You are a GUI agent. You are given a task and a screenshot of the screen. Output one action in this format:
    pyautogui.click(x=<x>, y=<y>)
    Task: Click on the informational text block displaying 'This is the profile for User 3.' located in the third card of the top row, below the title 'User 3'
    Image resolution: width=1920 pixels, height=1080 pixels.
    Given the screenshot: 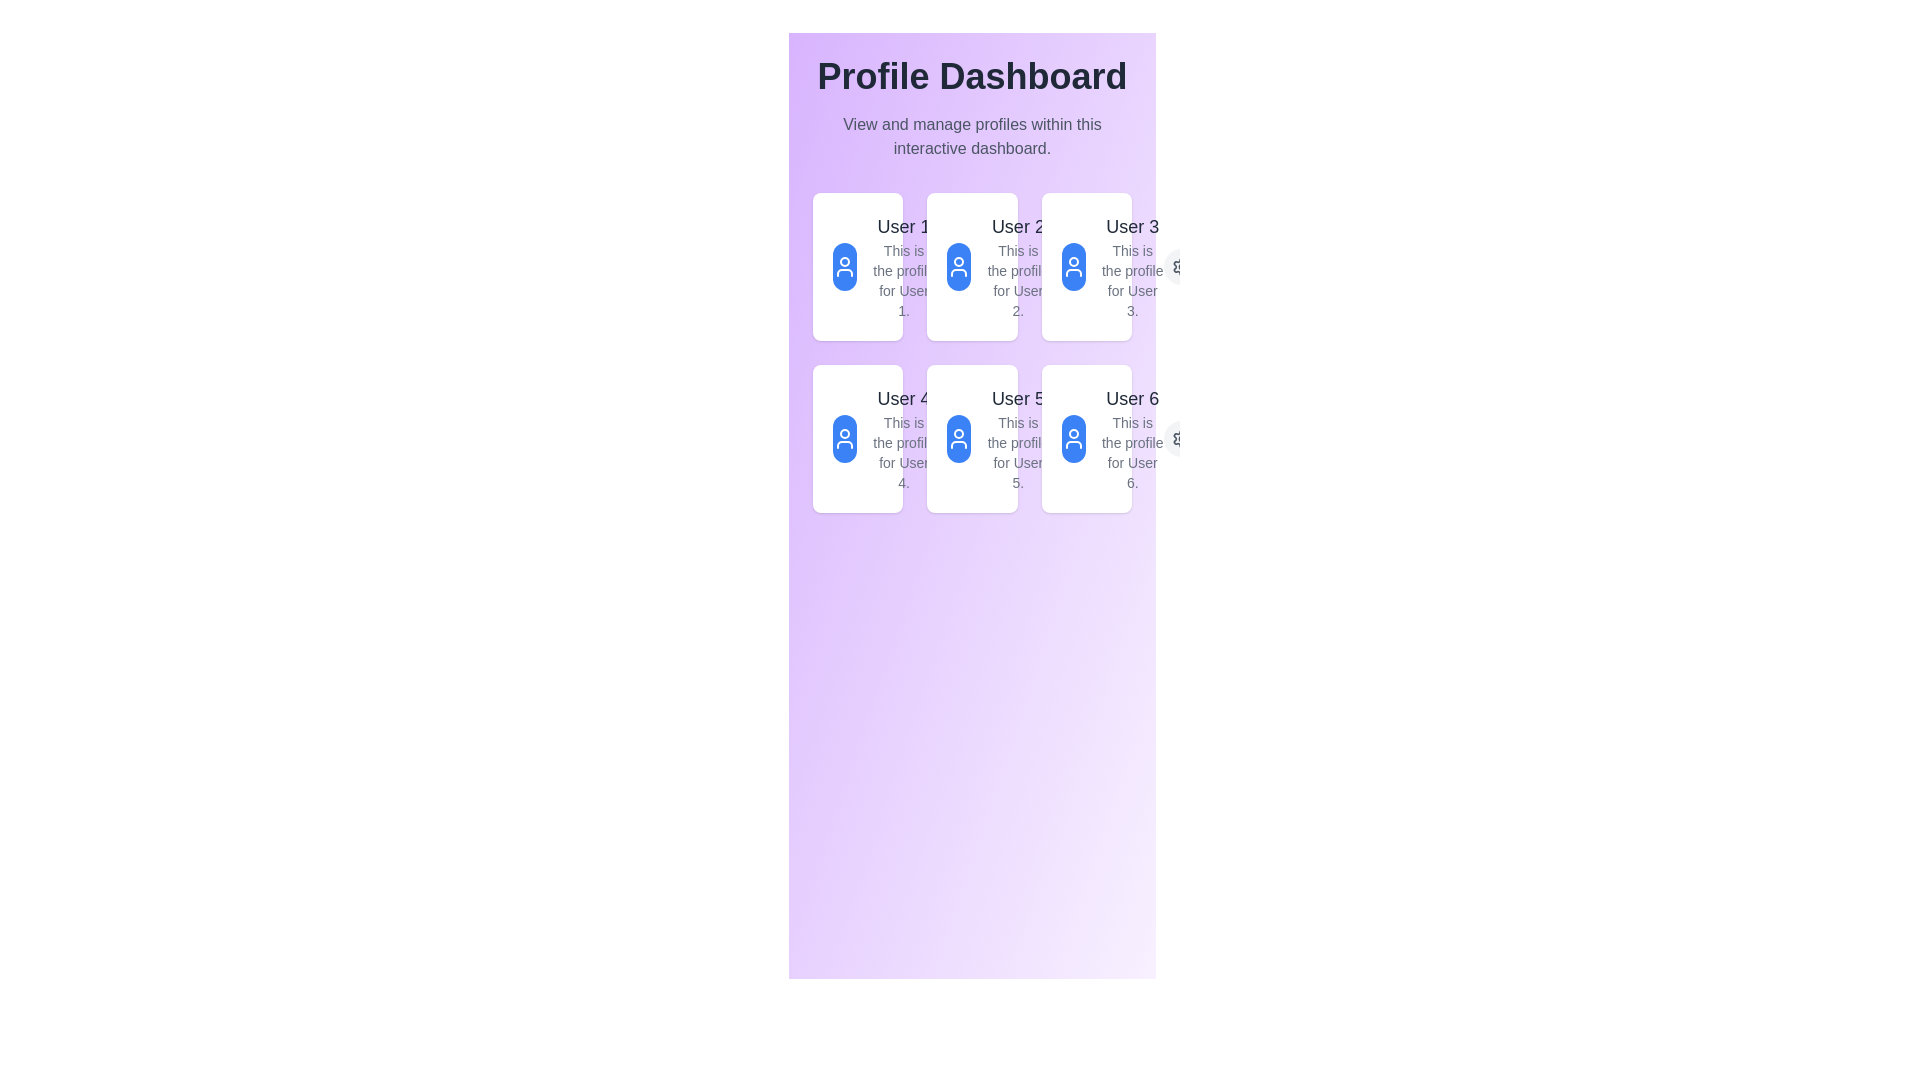 What is the action you would take?
    pyautogui.click(x=1132, y=281)
    